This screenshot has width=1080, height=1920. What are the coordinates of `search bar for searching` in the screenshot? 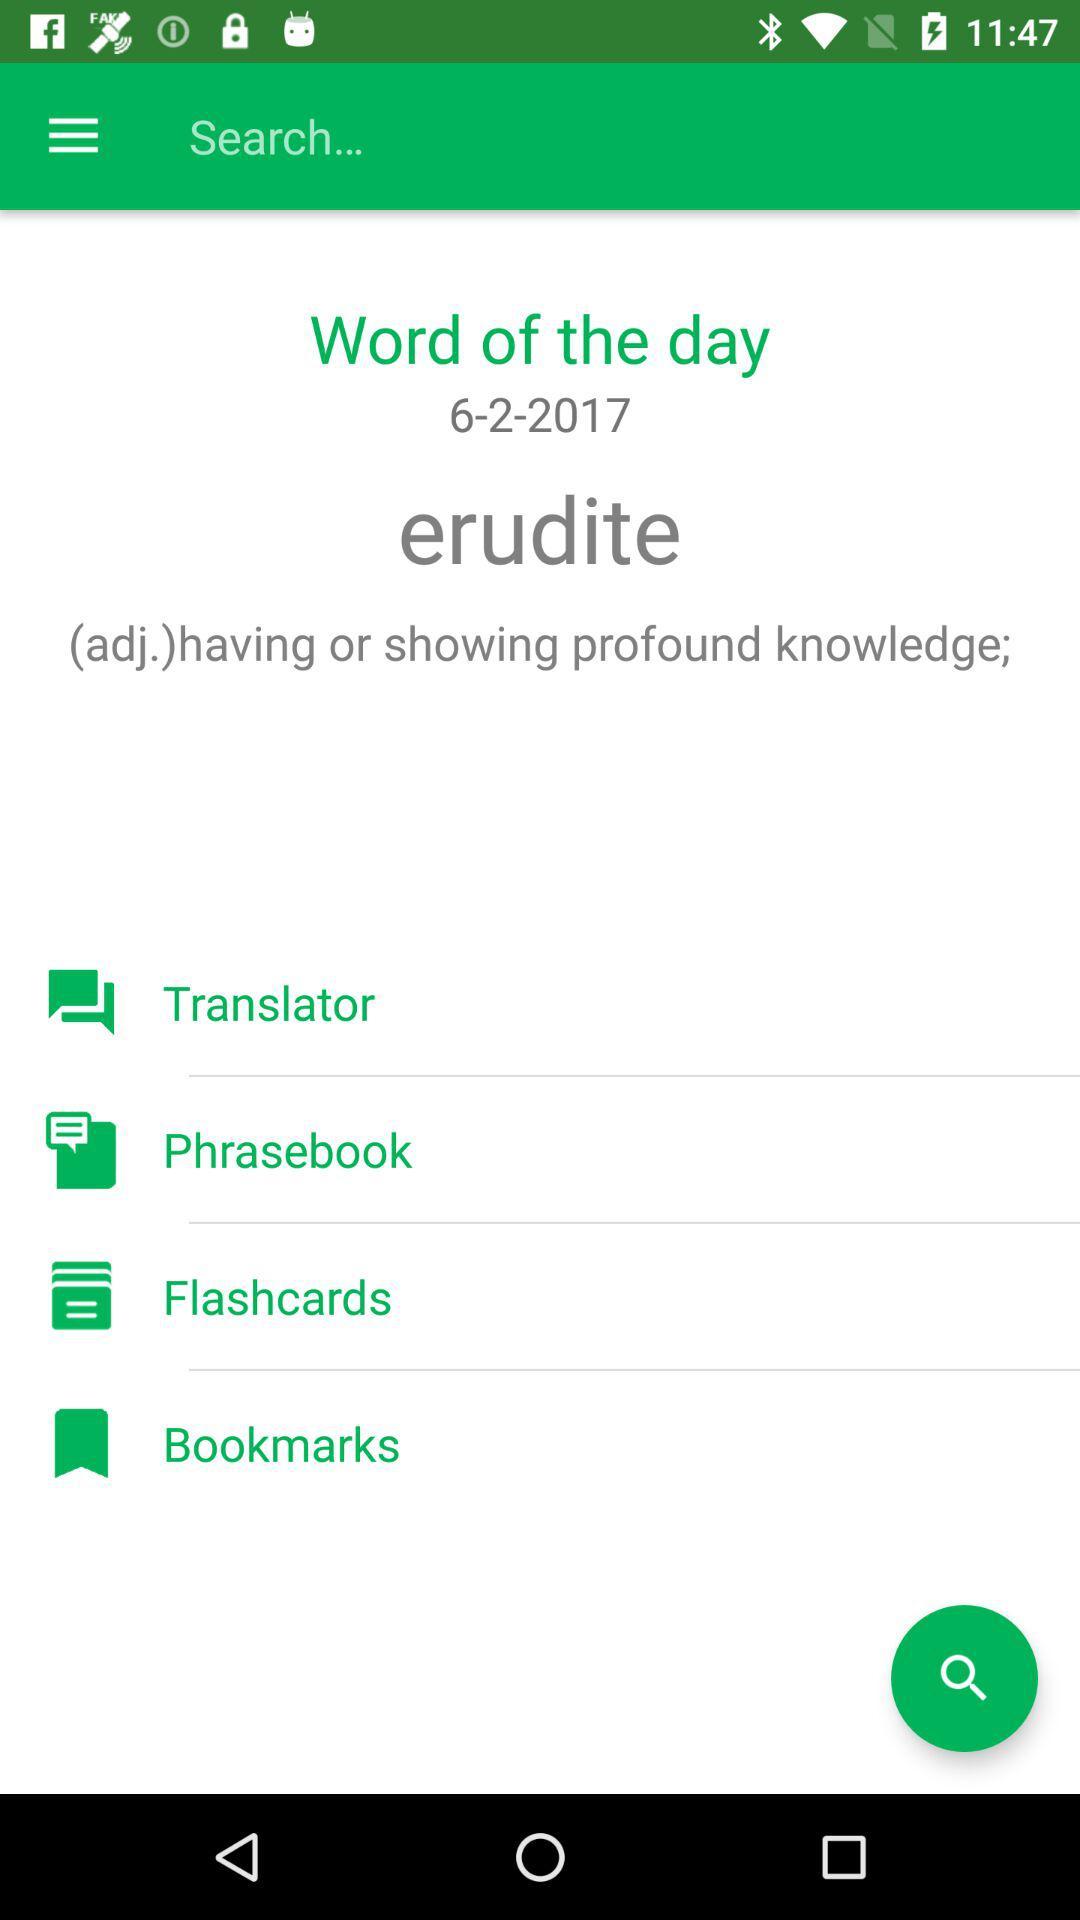 It's located at (560, 135).